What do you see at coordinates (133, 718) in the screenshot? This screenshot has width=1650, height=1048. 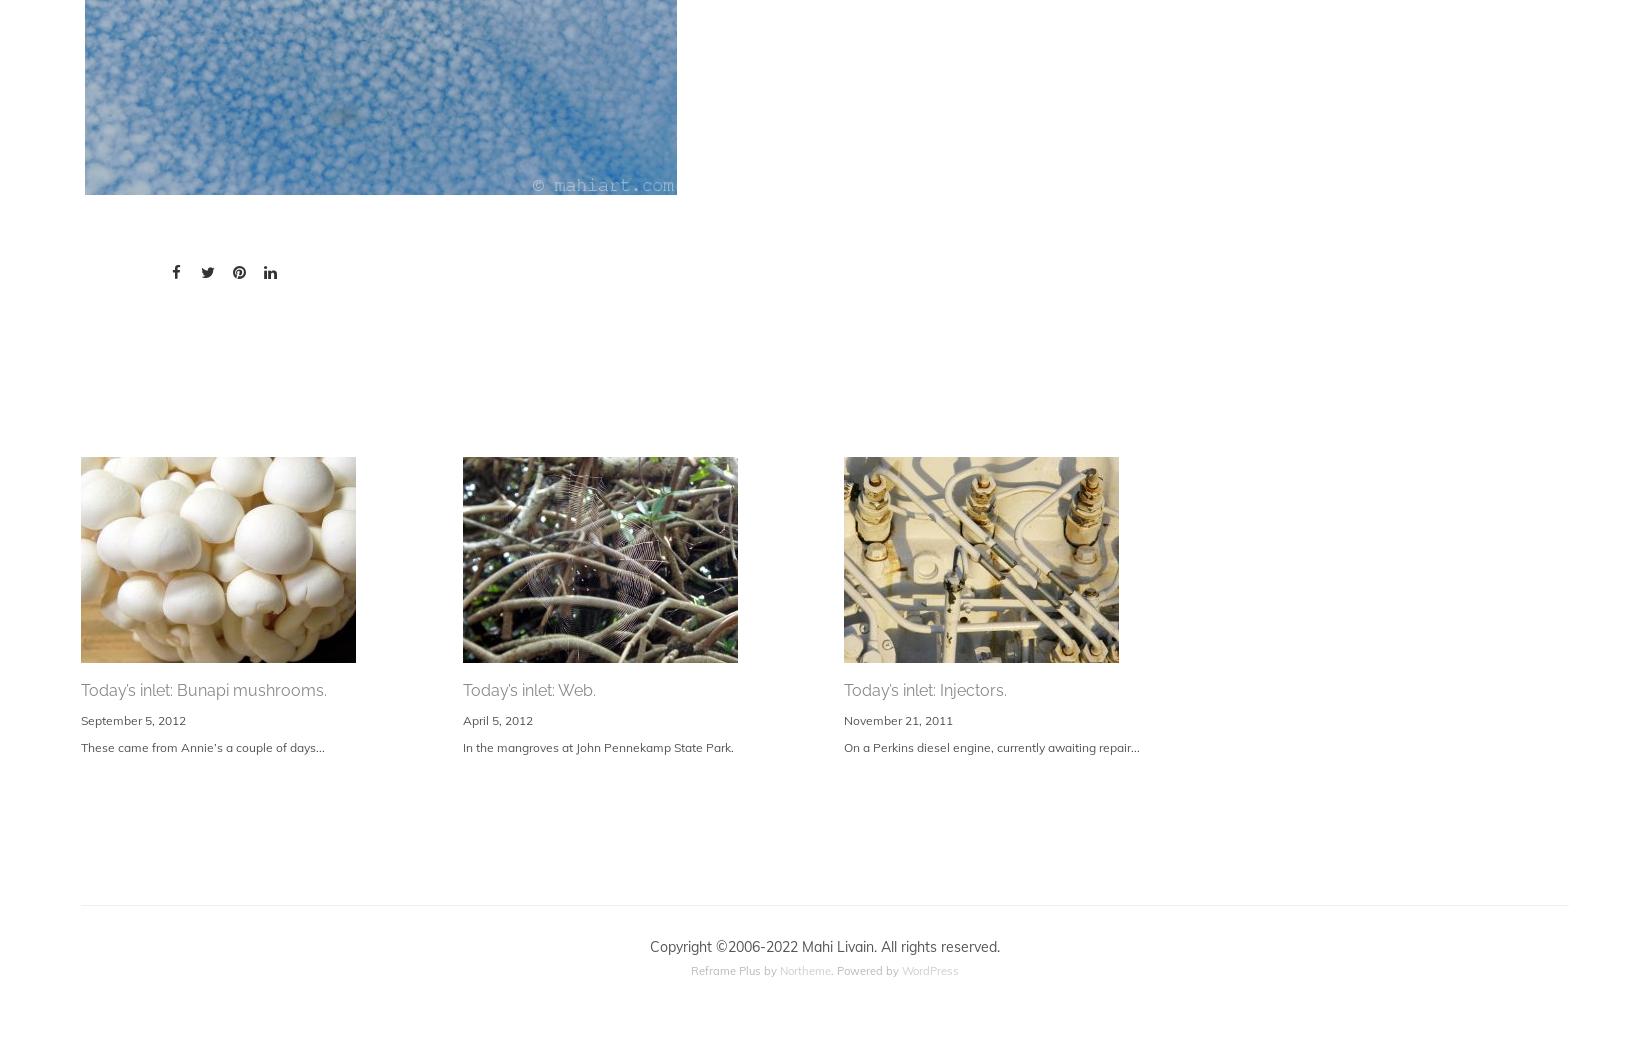 I see `'September 5, 2012'` at bounding box center [133, 718].